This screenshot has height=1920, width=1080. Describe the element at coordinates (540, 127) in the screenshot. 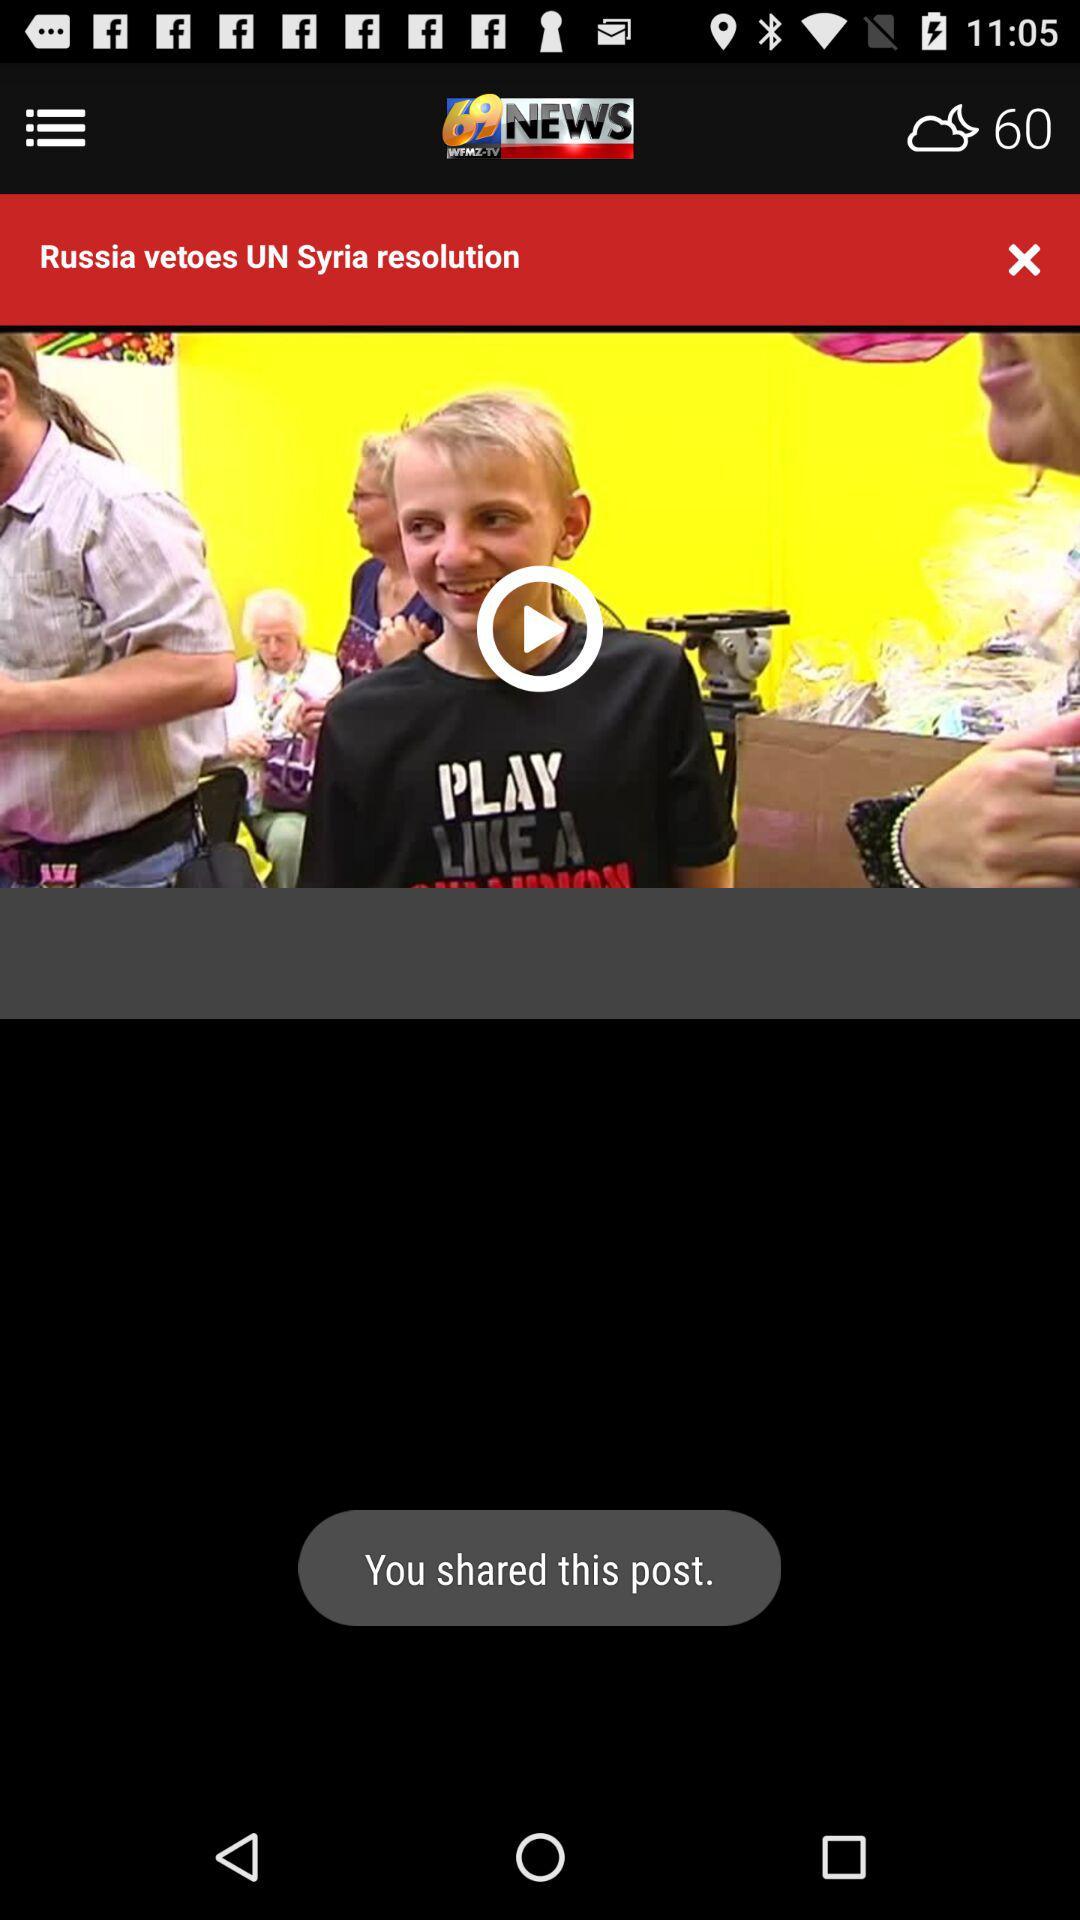

I see `menu app logo weather` at that location.